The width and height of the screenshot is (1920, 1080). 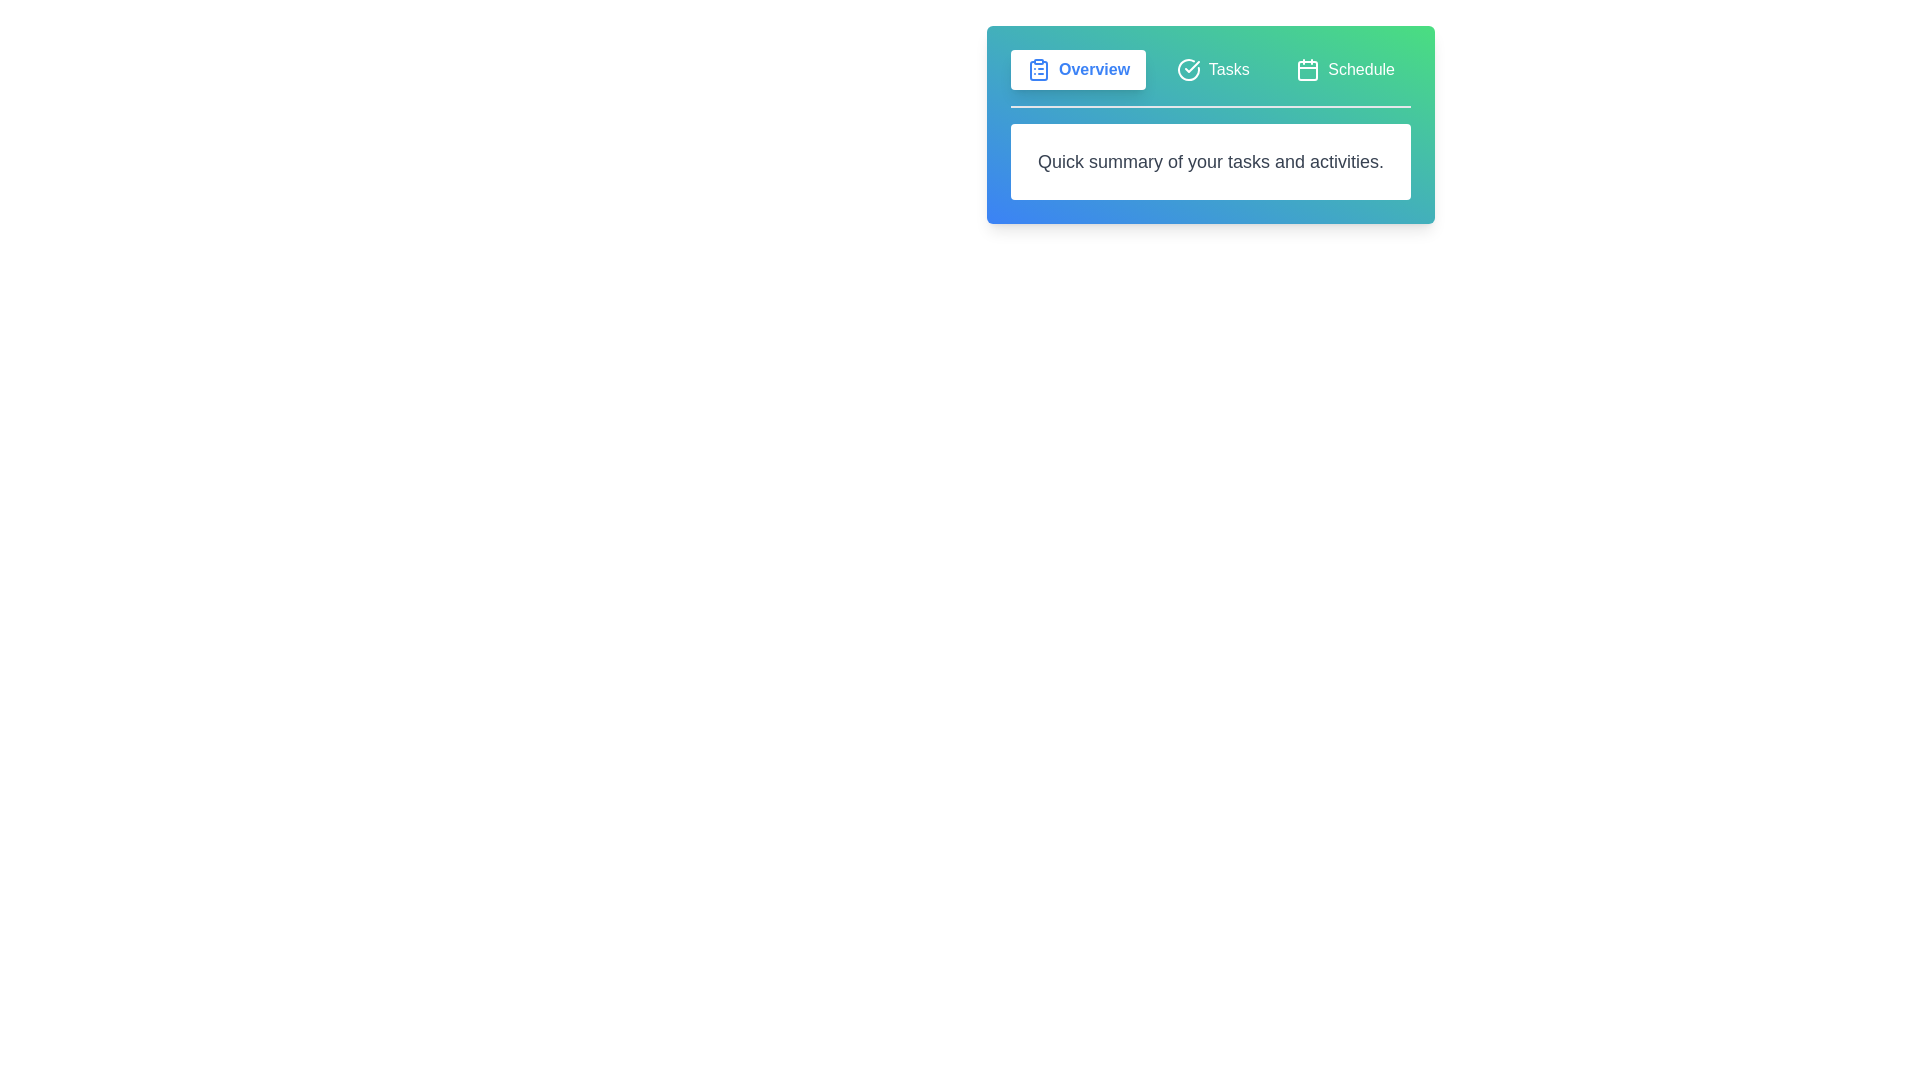 I want to click on the Tasks tab by clicking on it, so click(x=1212, y=68).